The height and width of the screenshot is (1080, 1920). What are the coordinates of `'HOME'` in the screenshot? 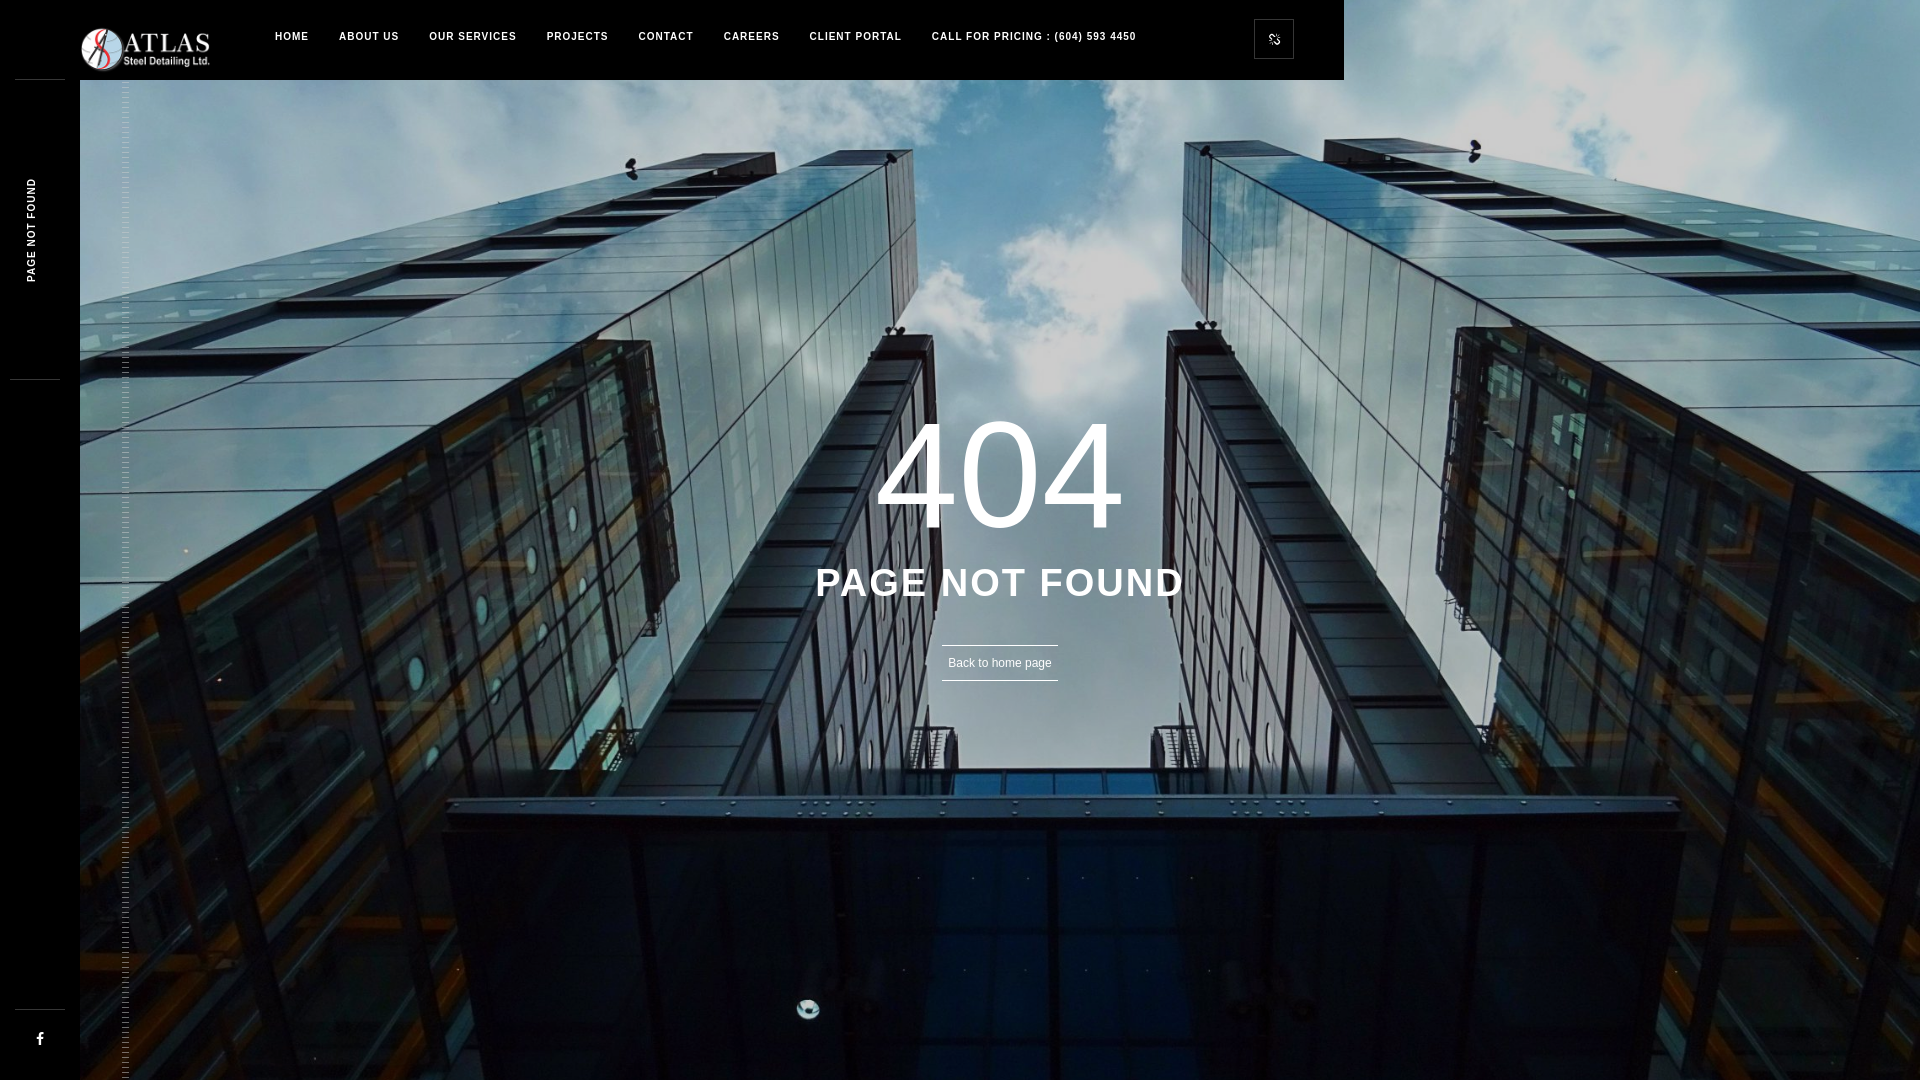 It's located at (291, 37).